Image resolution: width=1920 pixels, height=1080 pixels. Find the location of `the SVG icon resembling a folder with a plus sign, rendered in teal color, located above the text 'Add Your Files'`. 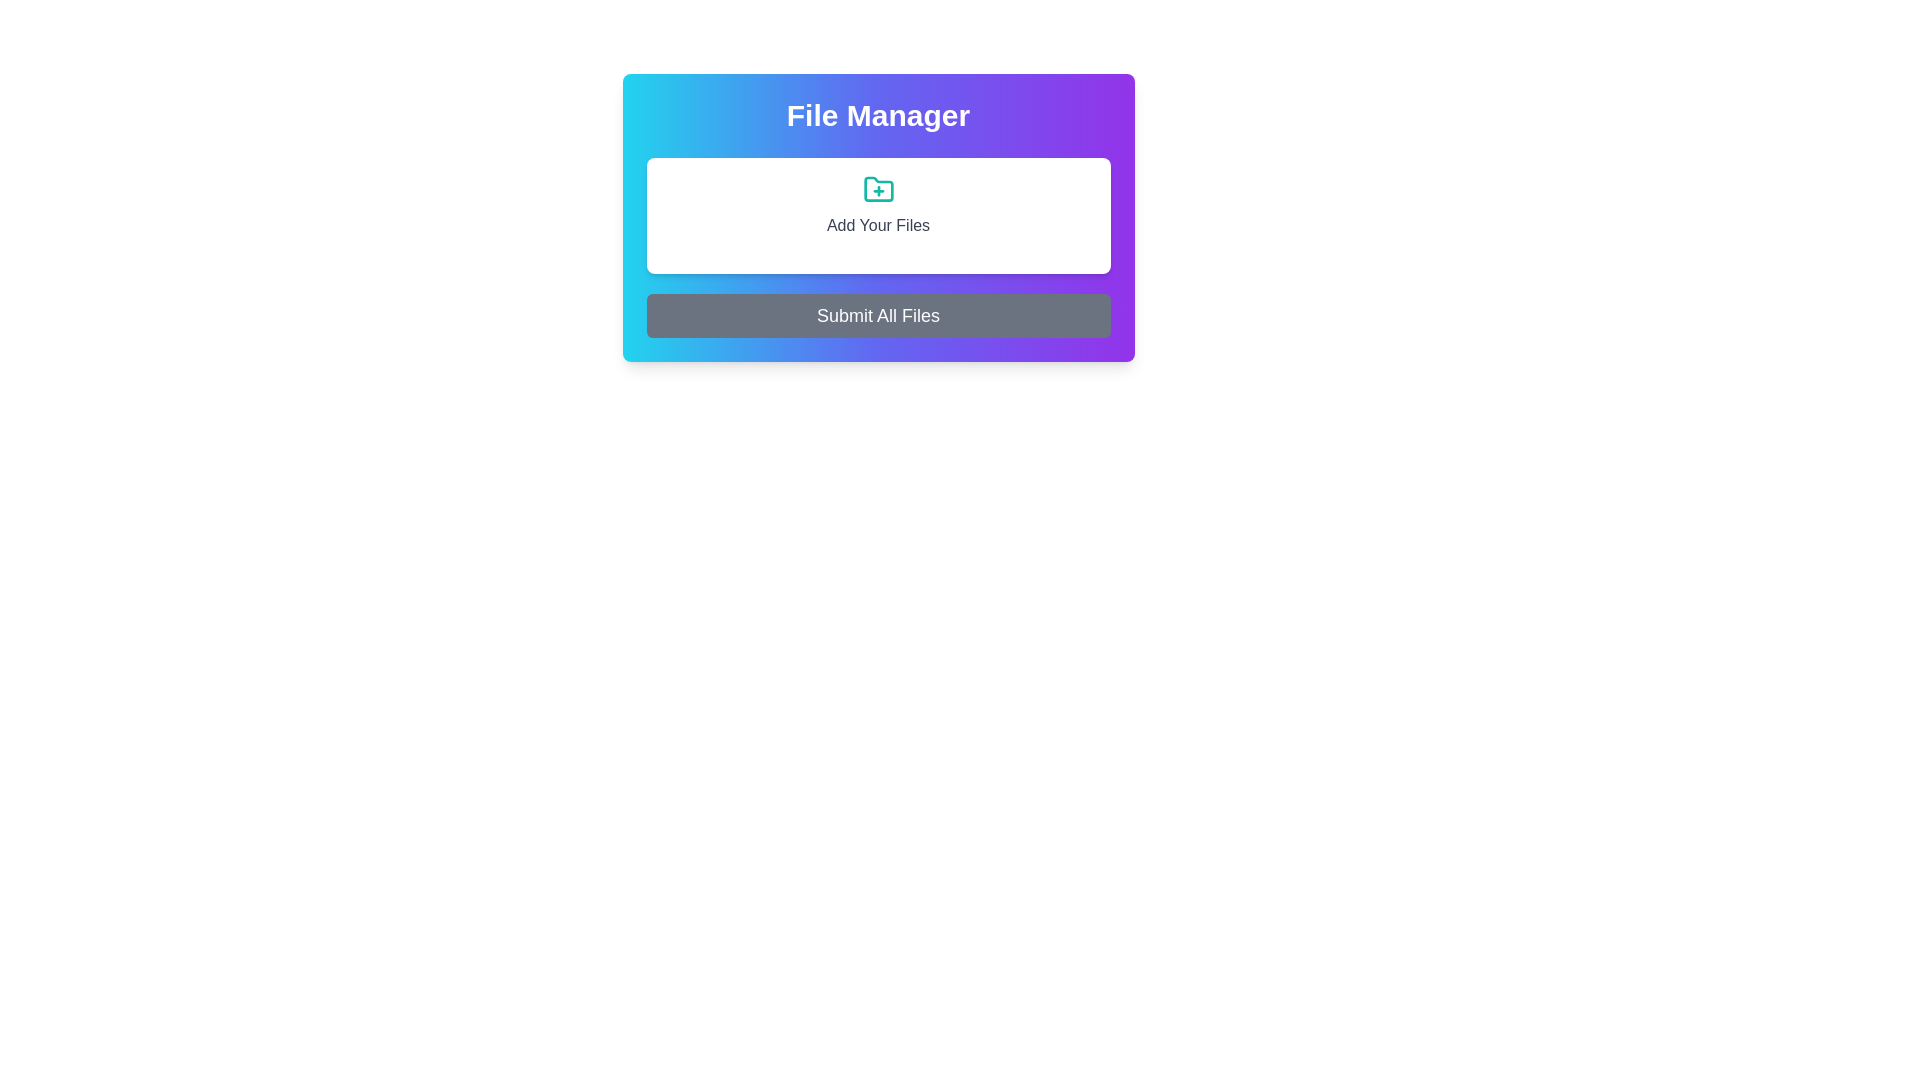

the SVG icon resembling a folder with a plus sign, rendered in teal color, located above the text 'Add Your Files' is located at coordinates (878, 189).